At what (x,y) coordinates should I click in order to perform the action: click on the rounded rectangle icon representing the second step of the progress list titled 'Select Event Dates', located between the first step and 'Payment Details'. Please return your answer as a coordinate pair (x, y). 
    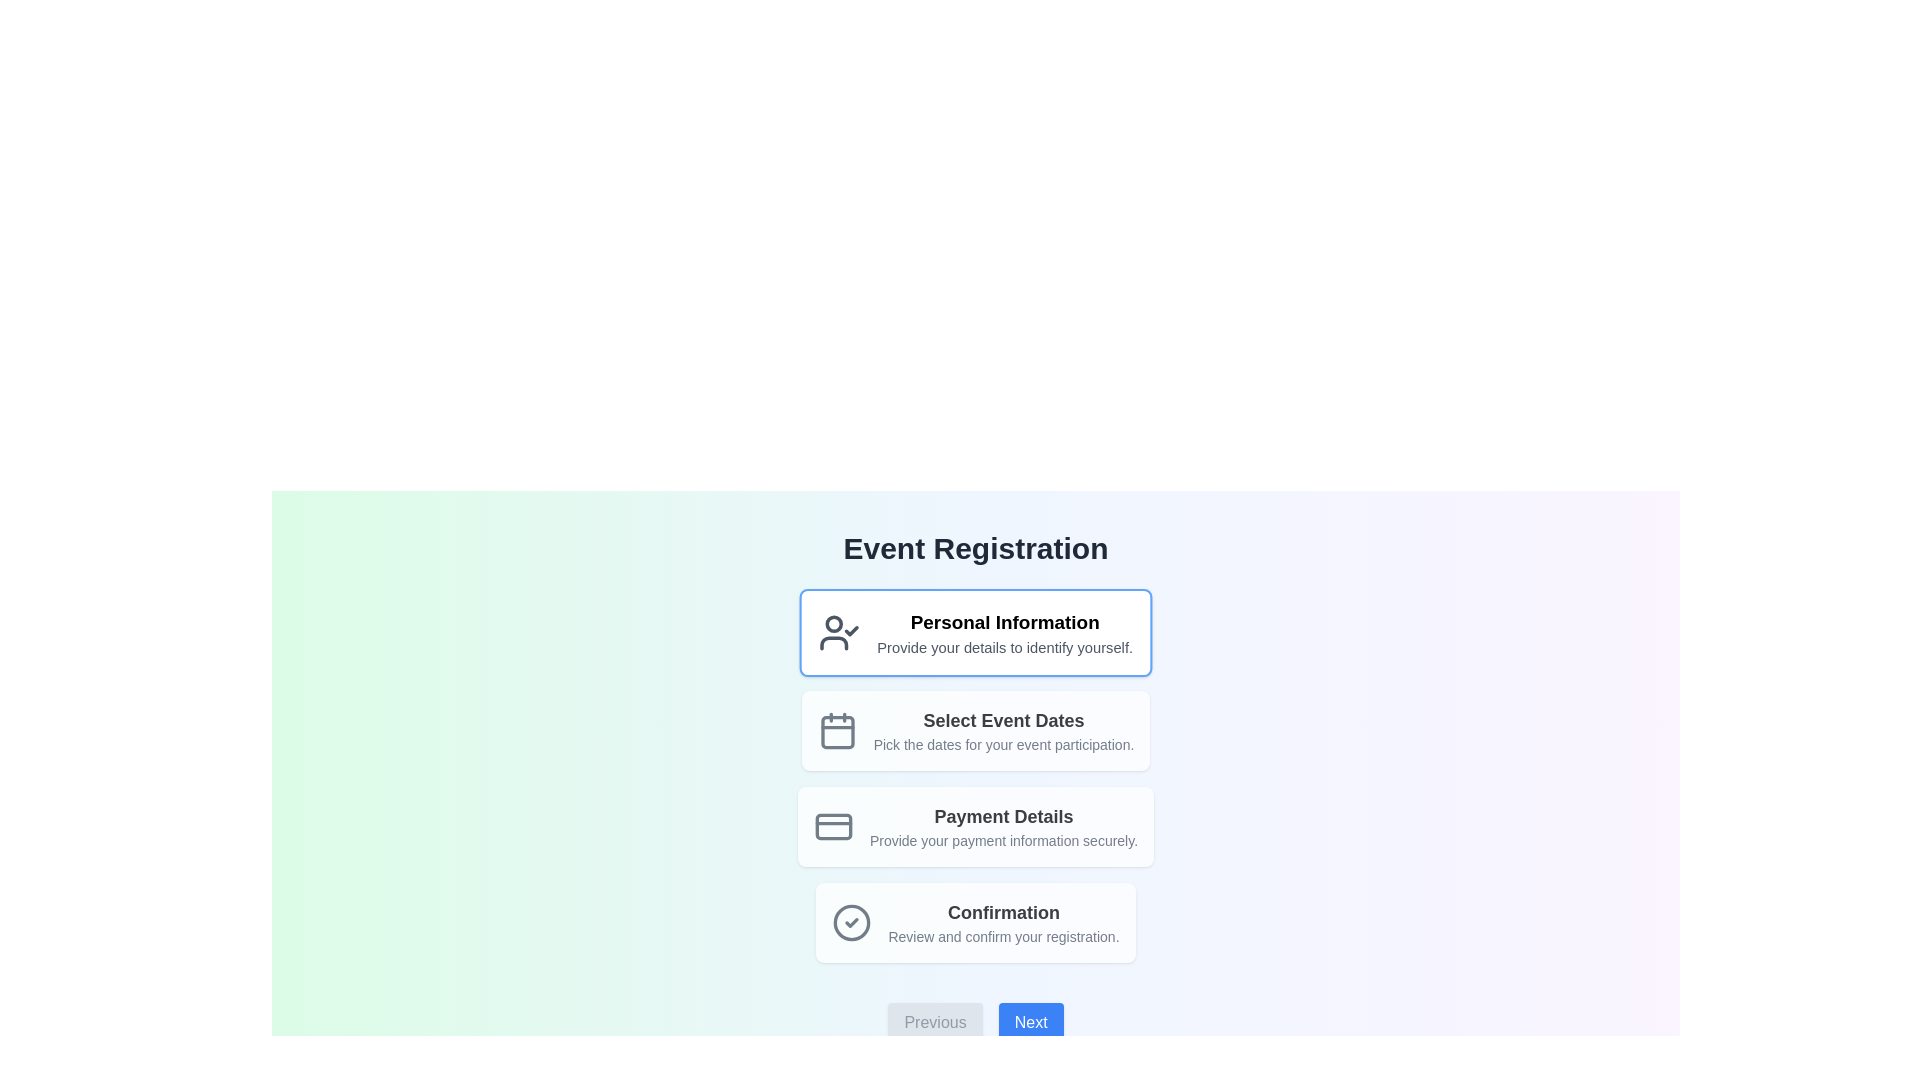
    Looking at the image, I should click on (837, 732).